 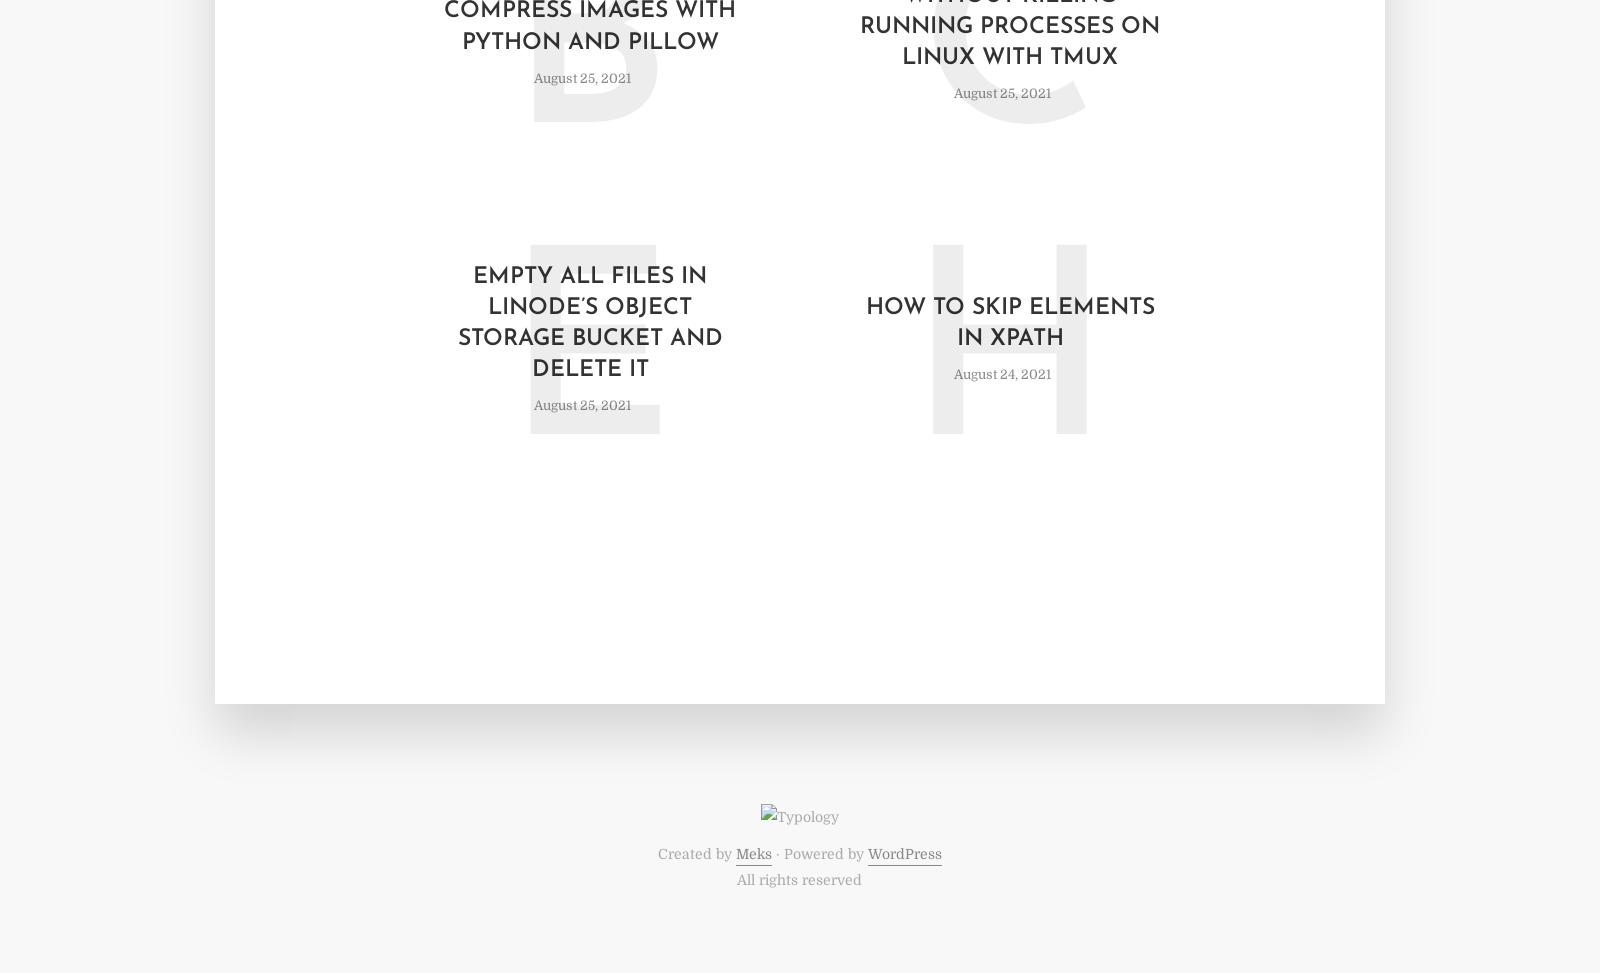 What do you see at coordinates (752, 853) in the screenshot?
I see `'Meks'` at bounding box center [752, 853].